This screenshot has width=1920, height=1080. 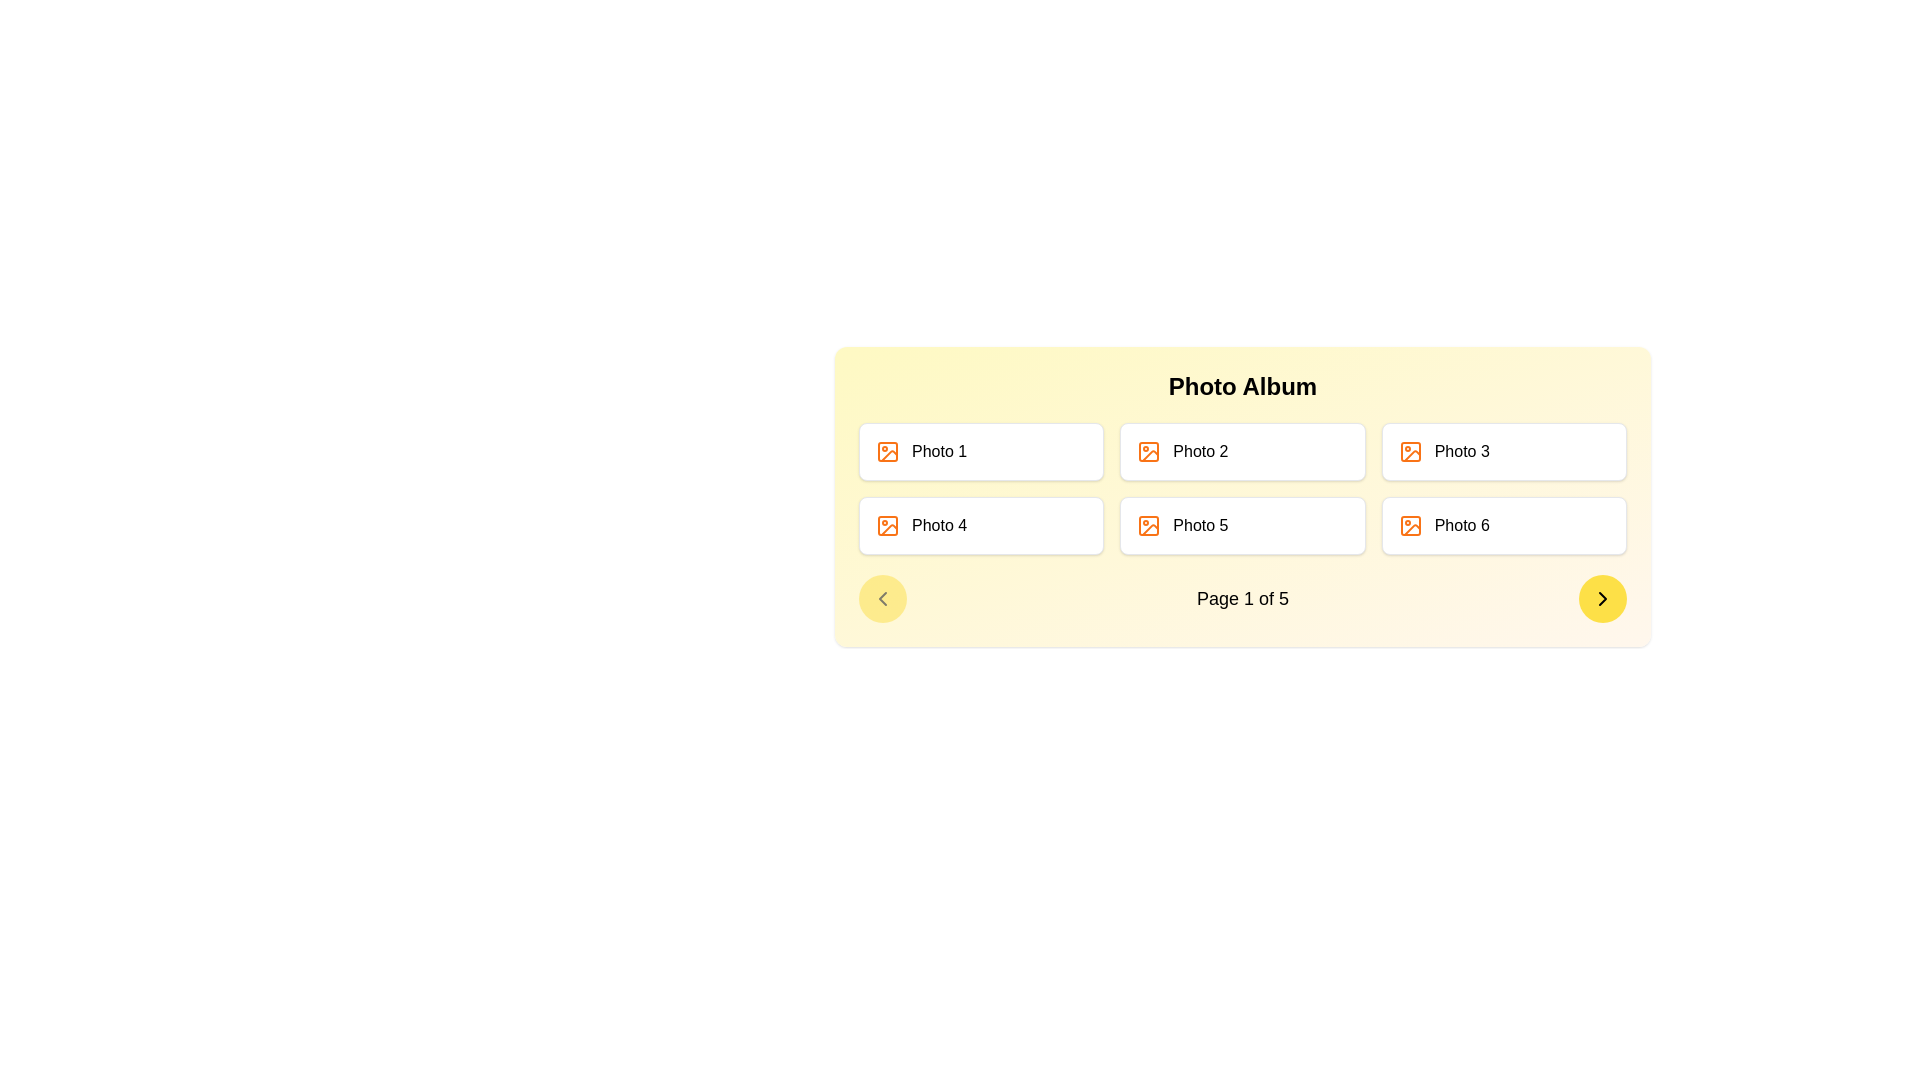 What do you see at coordinates (882, 597) in the screenshot?
I see `the navigation button icon located in the bottom-left corner of the photo album panel to visualize interactivity effects` at bounding box center [882, 597].